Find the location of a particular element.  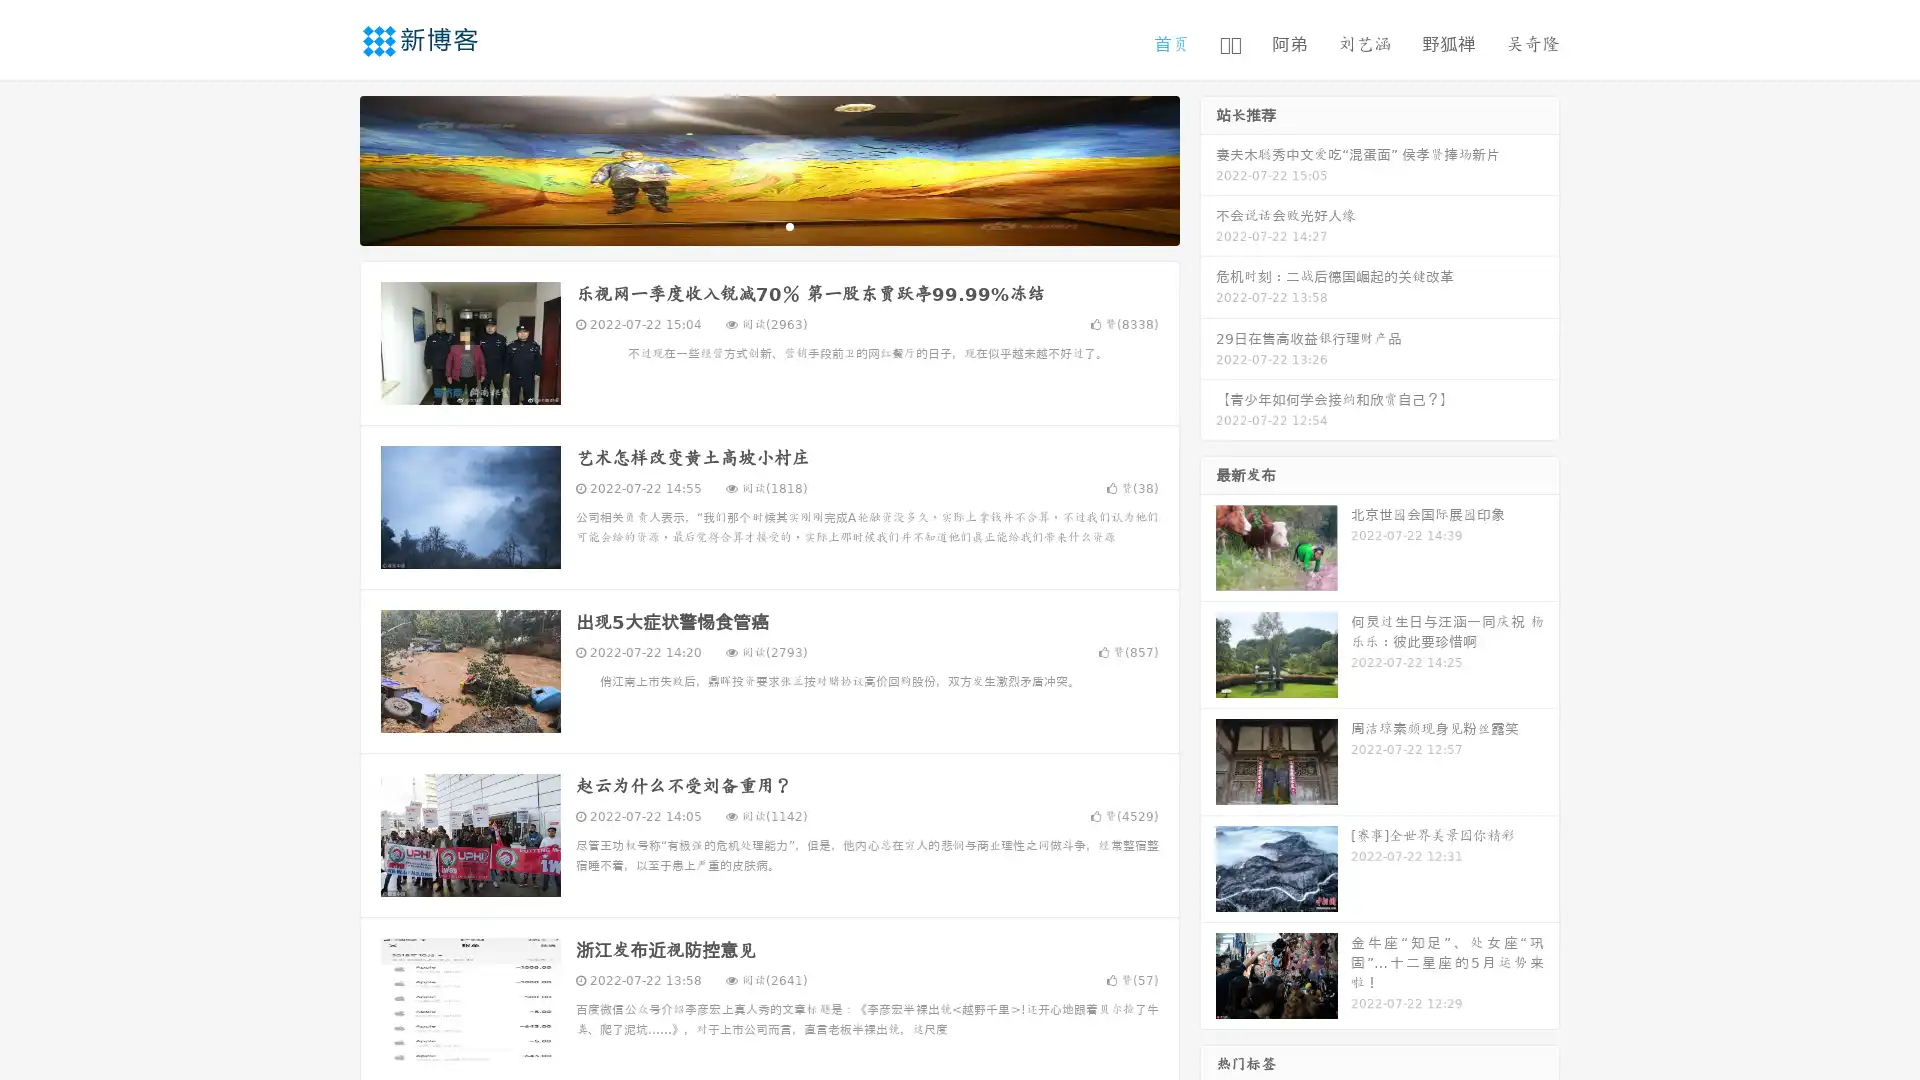

Go to slide 1 is located at coordinates (748, 225).